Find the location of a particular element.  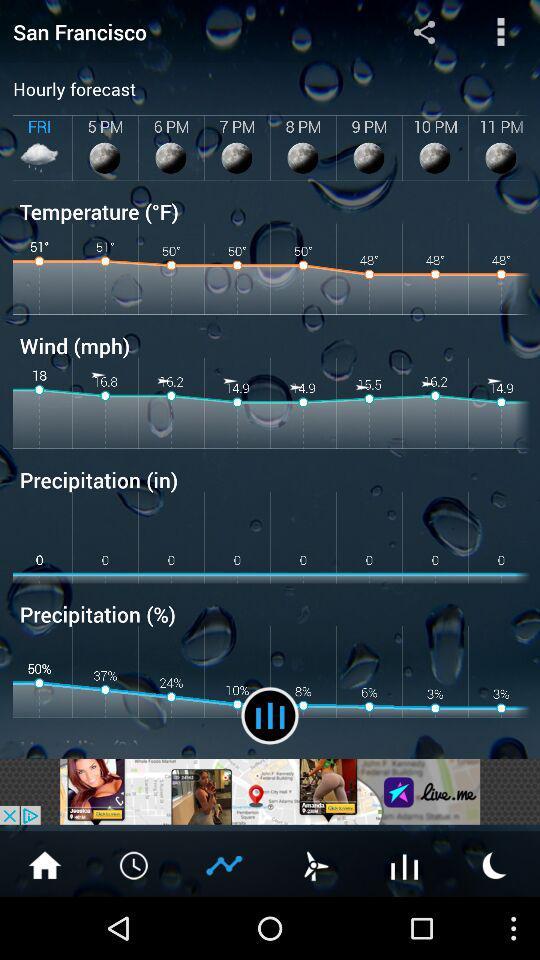

check wind is located at coordinates (314, 863).